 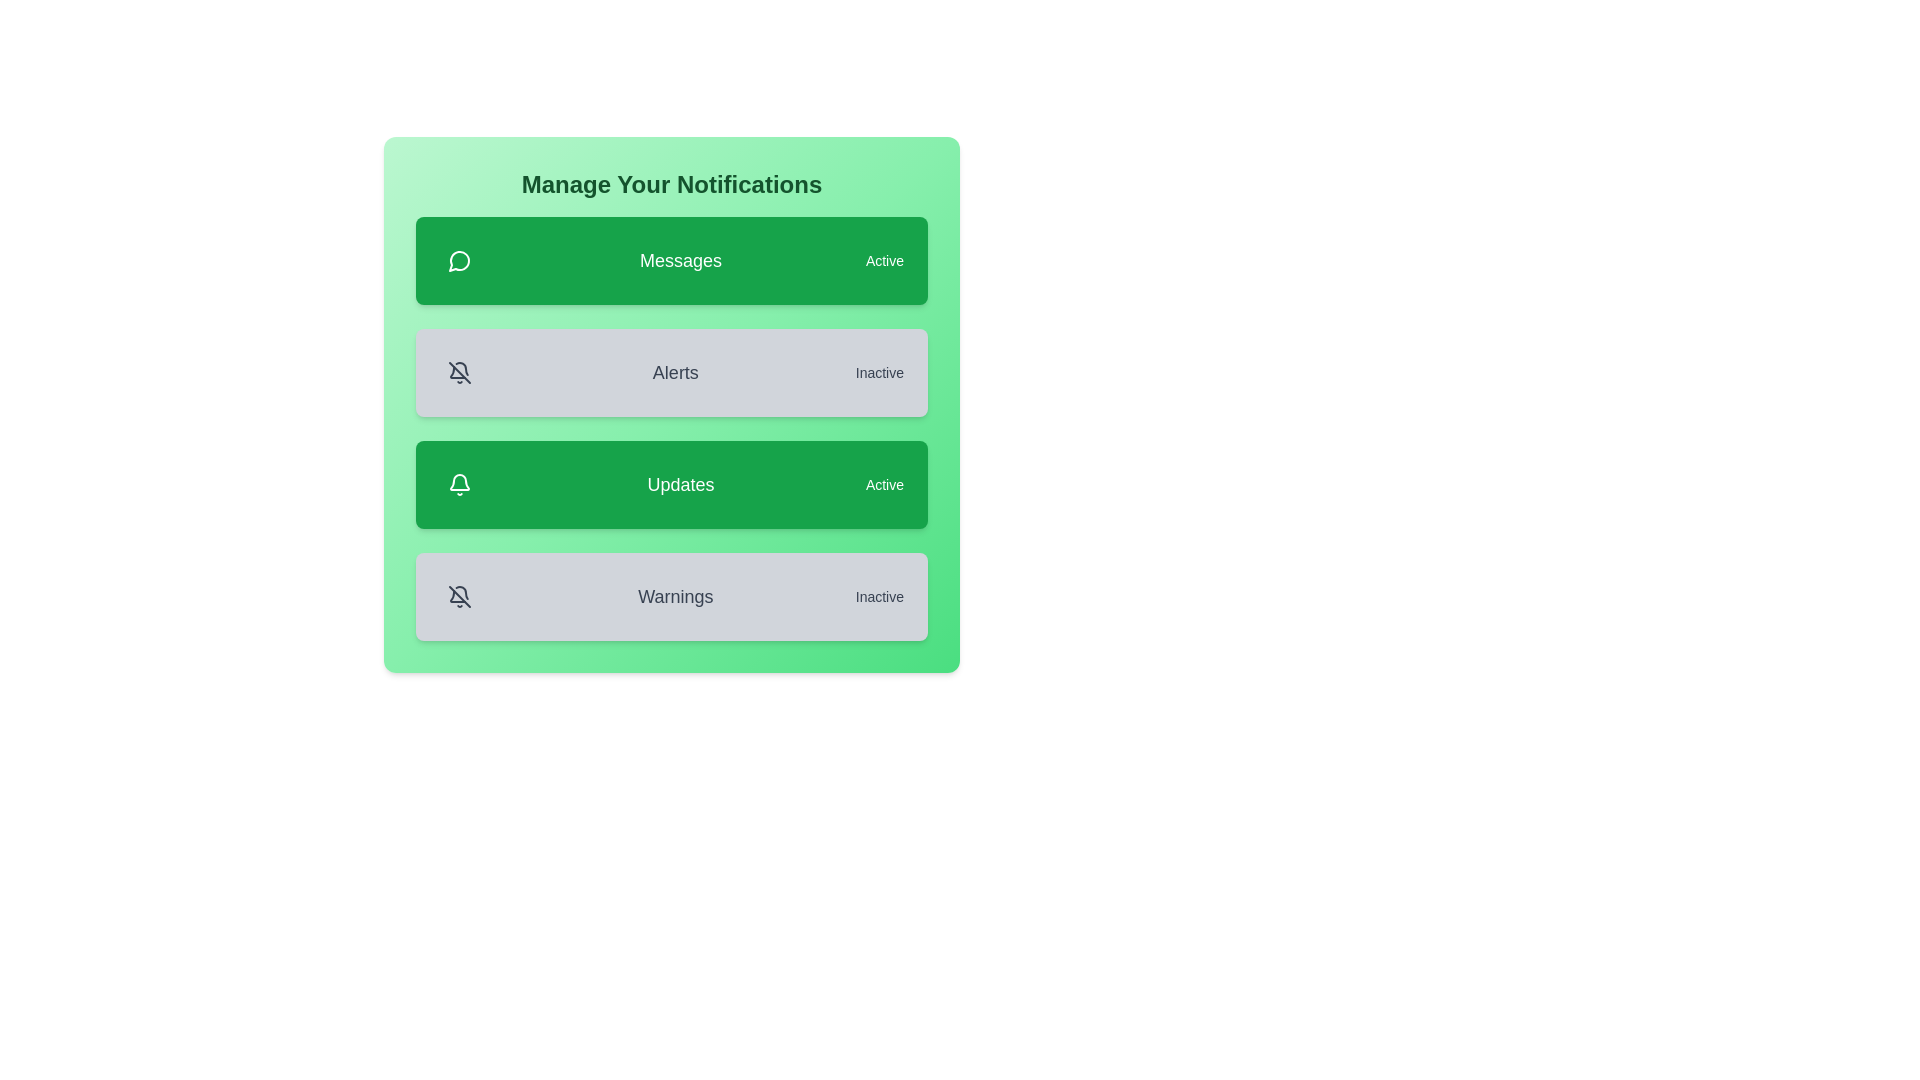 I want to click on the notification card for Messages, so click(x=672, y=260).